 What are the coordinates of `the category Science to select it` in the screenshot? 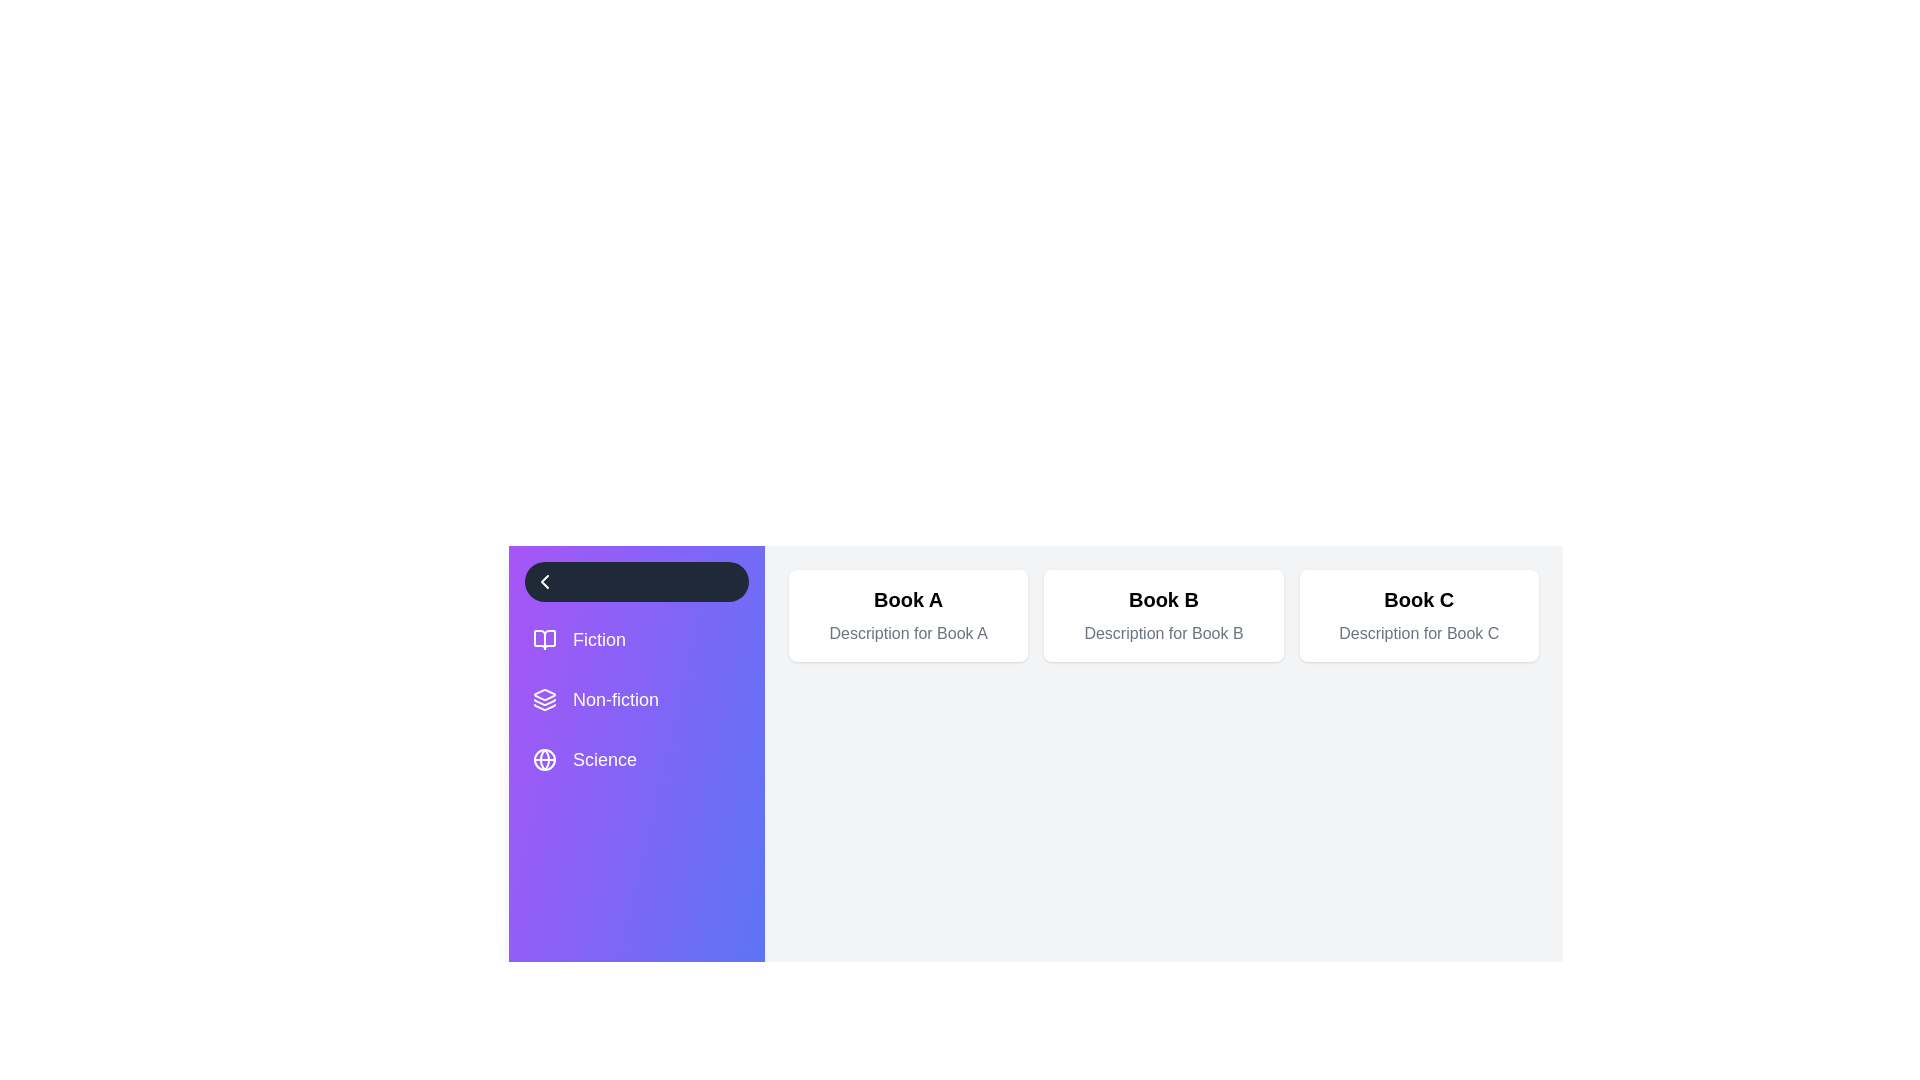 It's located at (636, 759).